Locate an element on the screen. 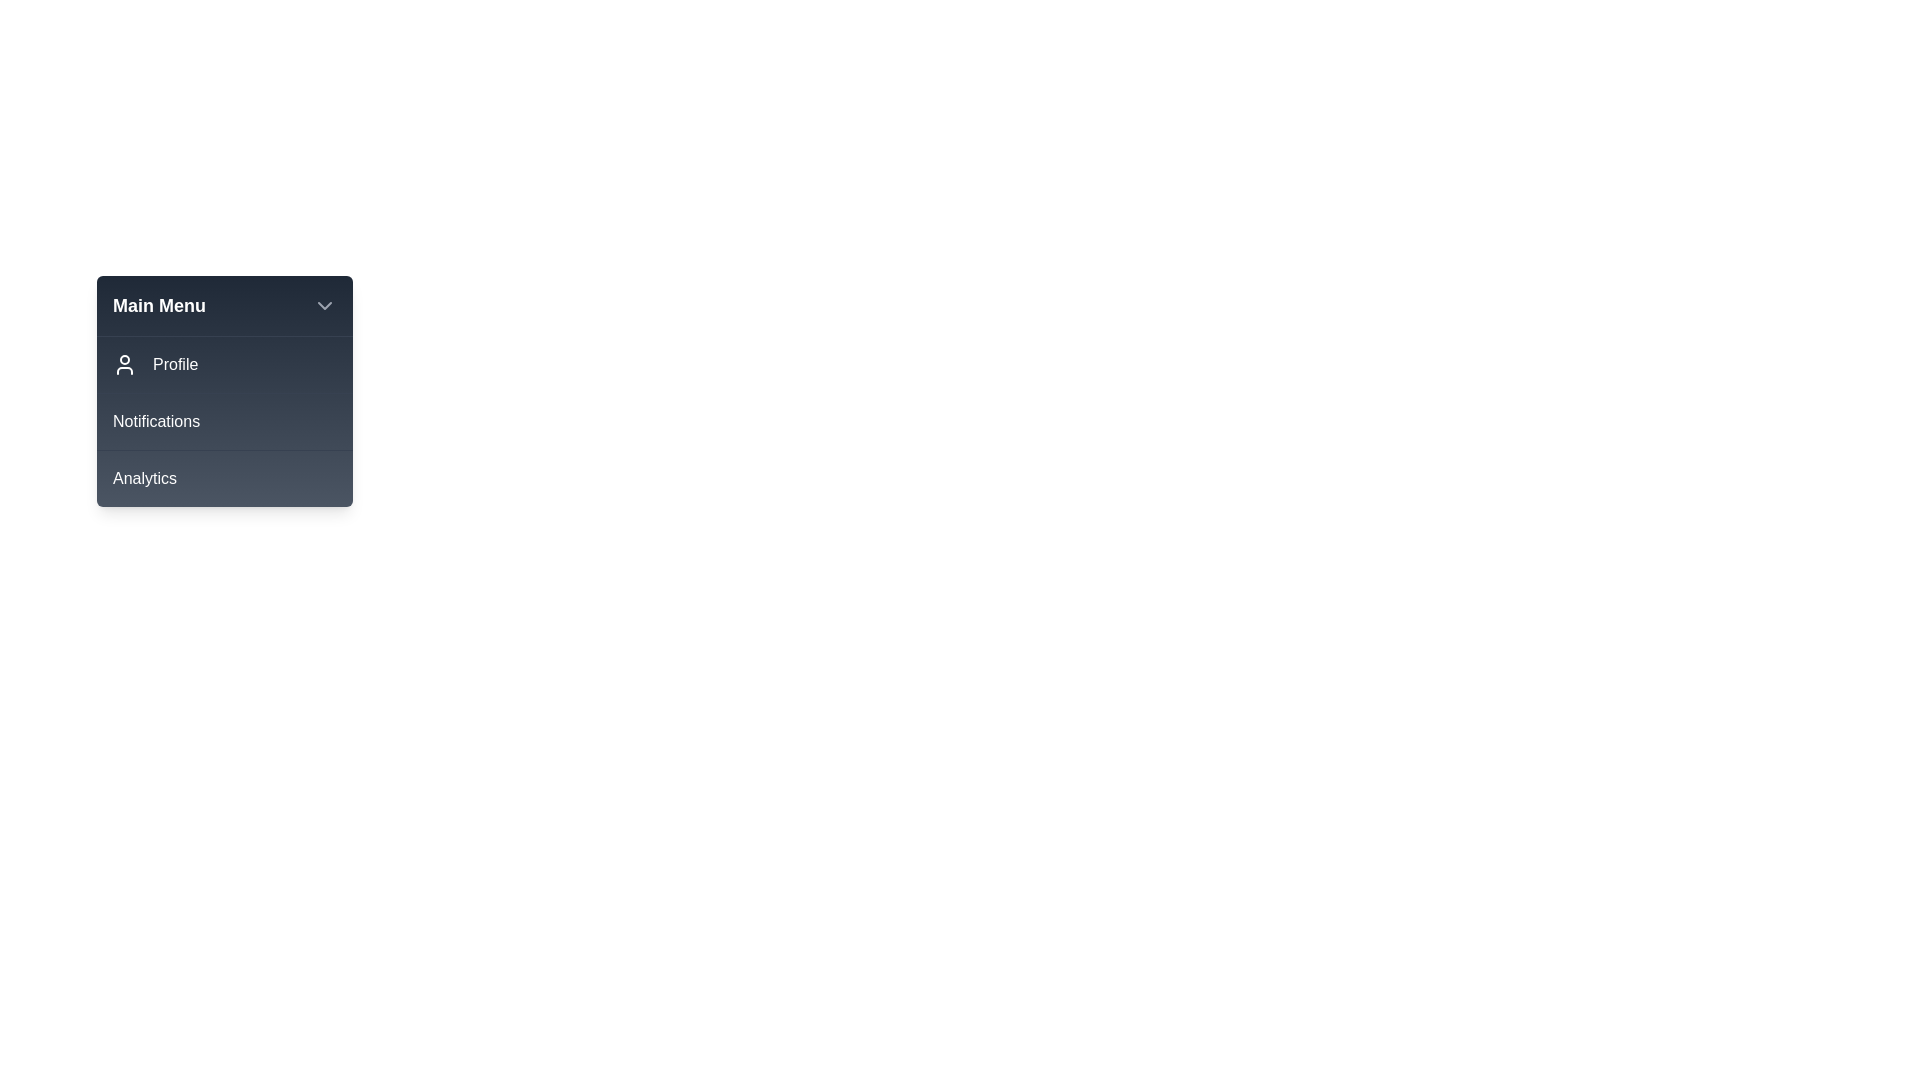 The height and width of the screenshot is (1080, 1920). the icon associated with the menu item Analytics is located at coordinates (123, 478).